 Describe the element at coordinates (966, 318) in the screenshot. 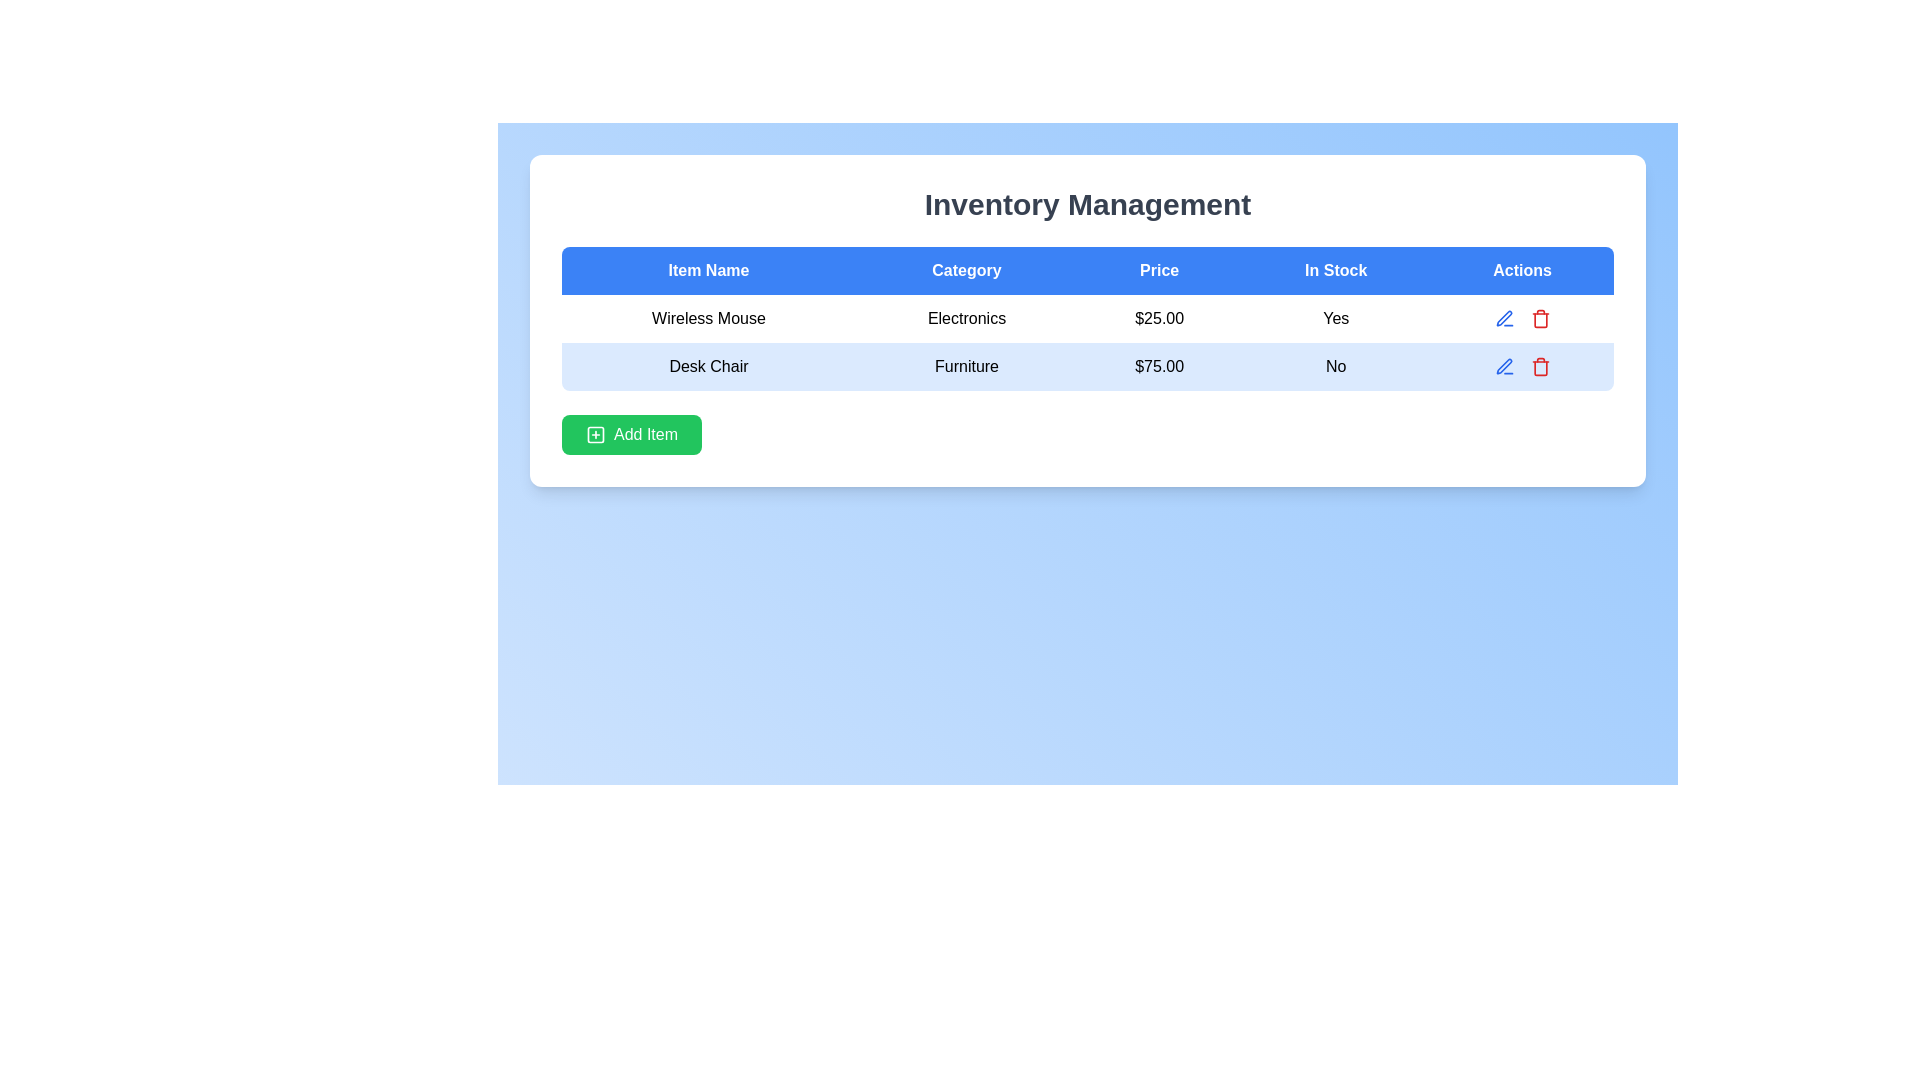

I see `the non-interactive Text Display that shows the category of the 'Wireless Mouse', located in the second cell of the 'Category' column` at that location.